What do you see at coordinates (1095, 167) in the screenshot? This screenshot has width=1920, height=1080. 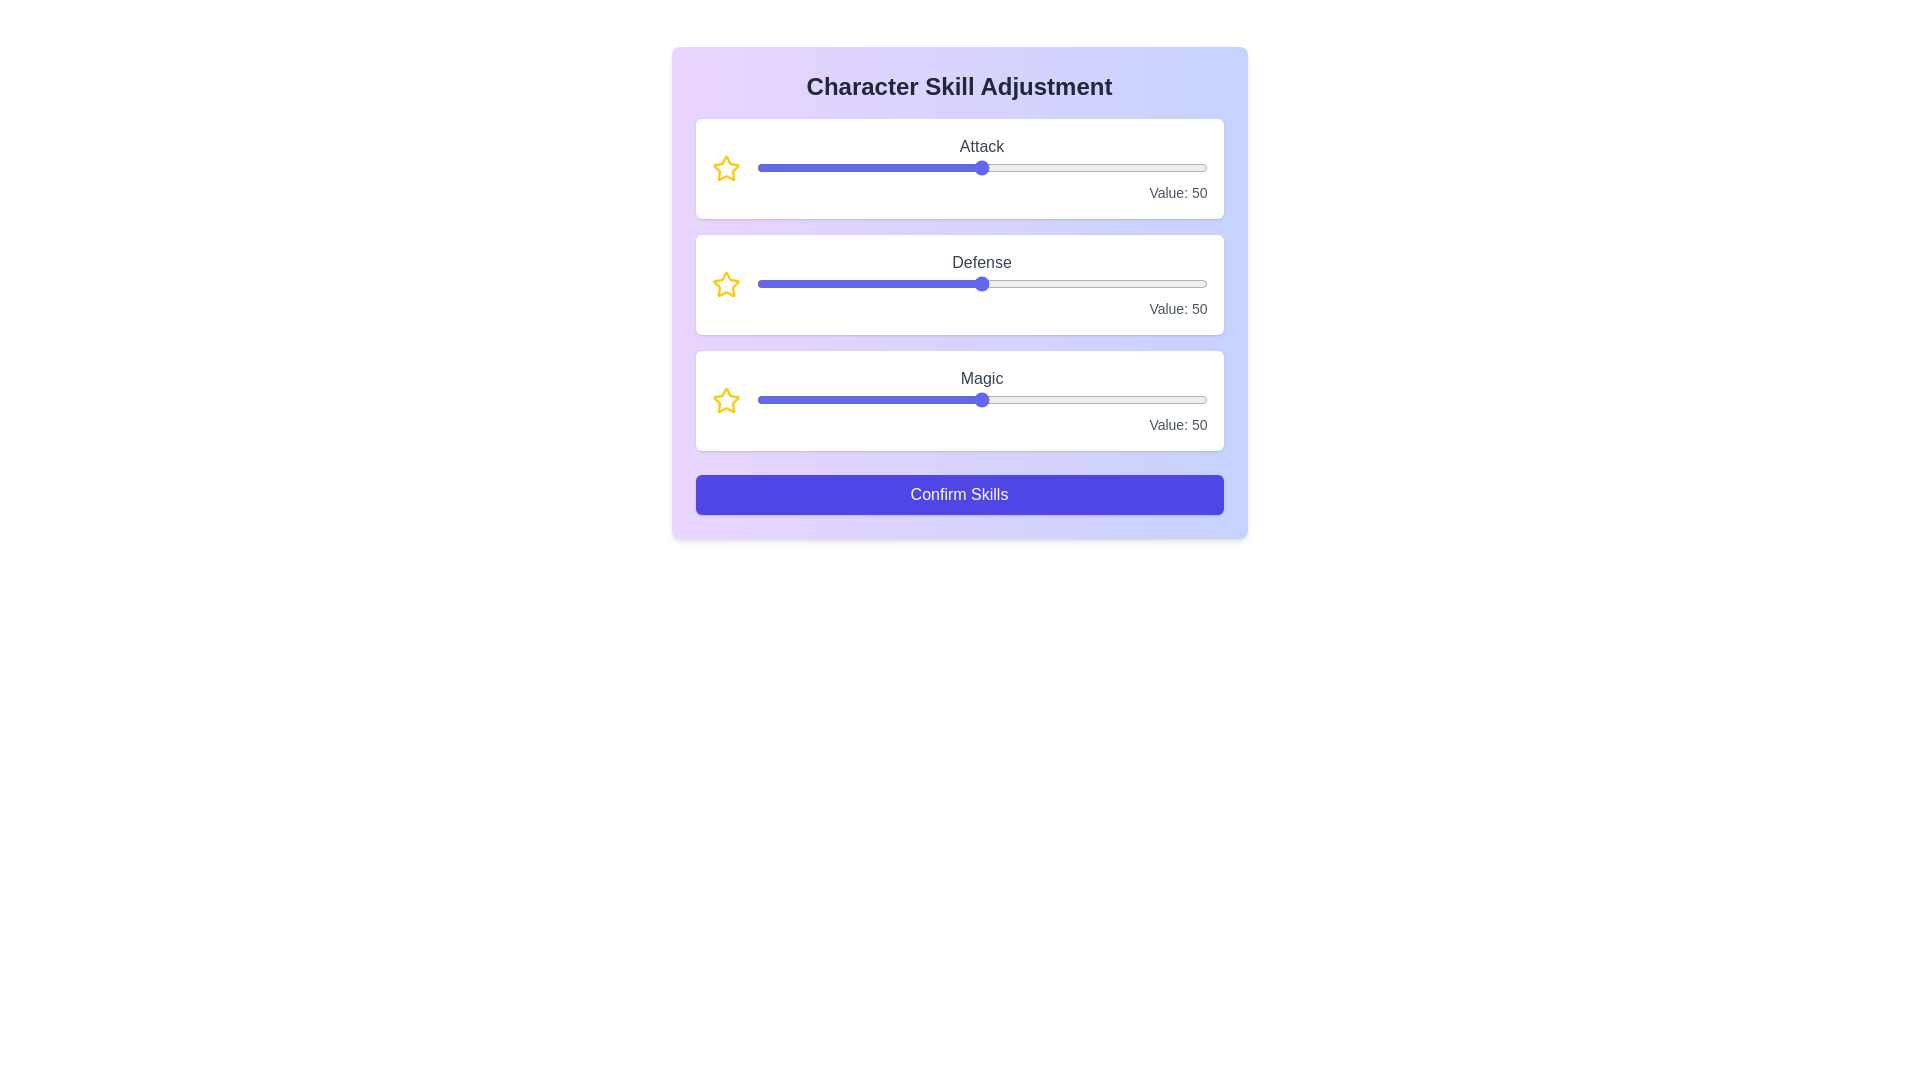 I see `the 0 slider to 51` at bounding box center [1095, 167].